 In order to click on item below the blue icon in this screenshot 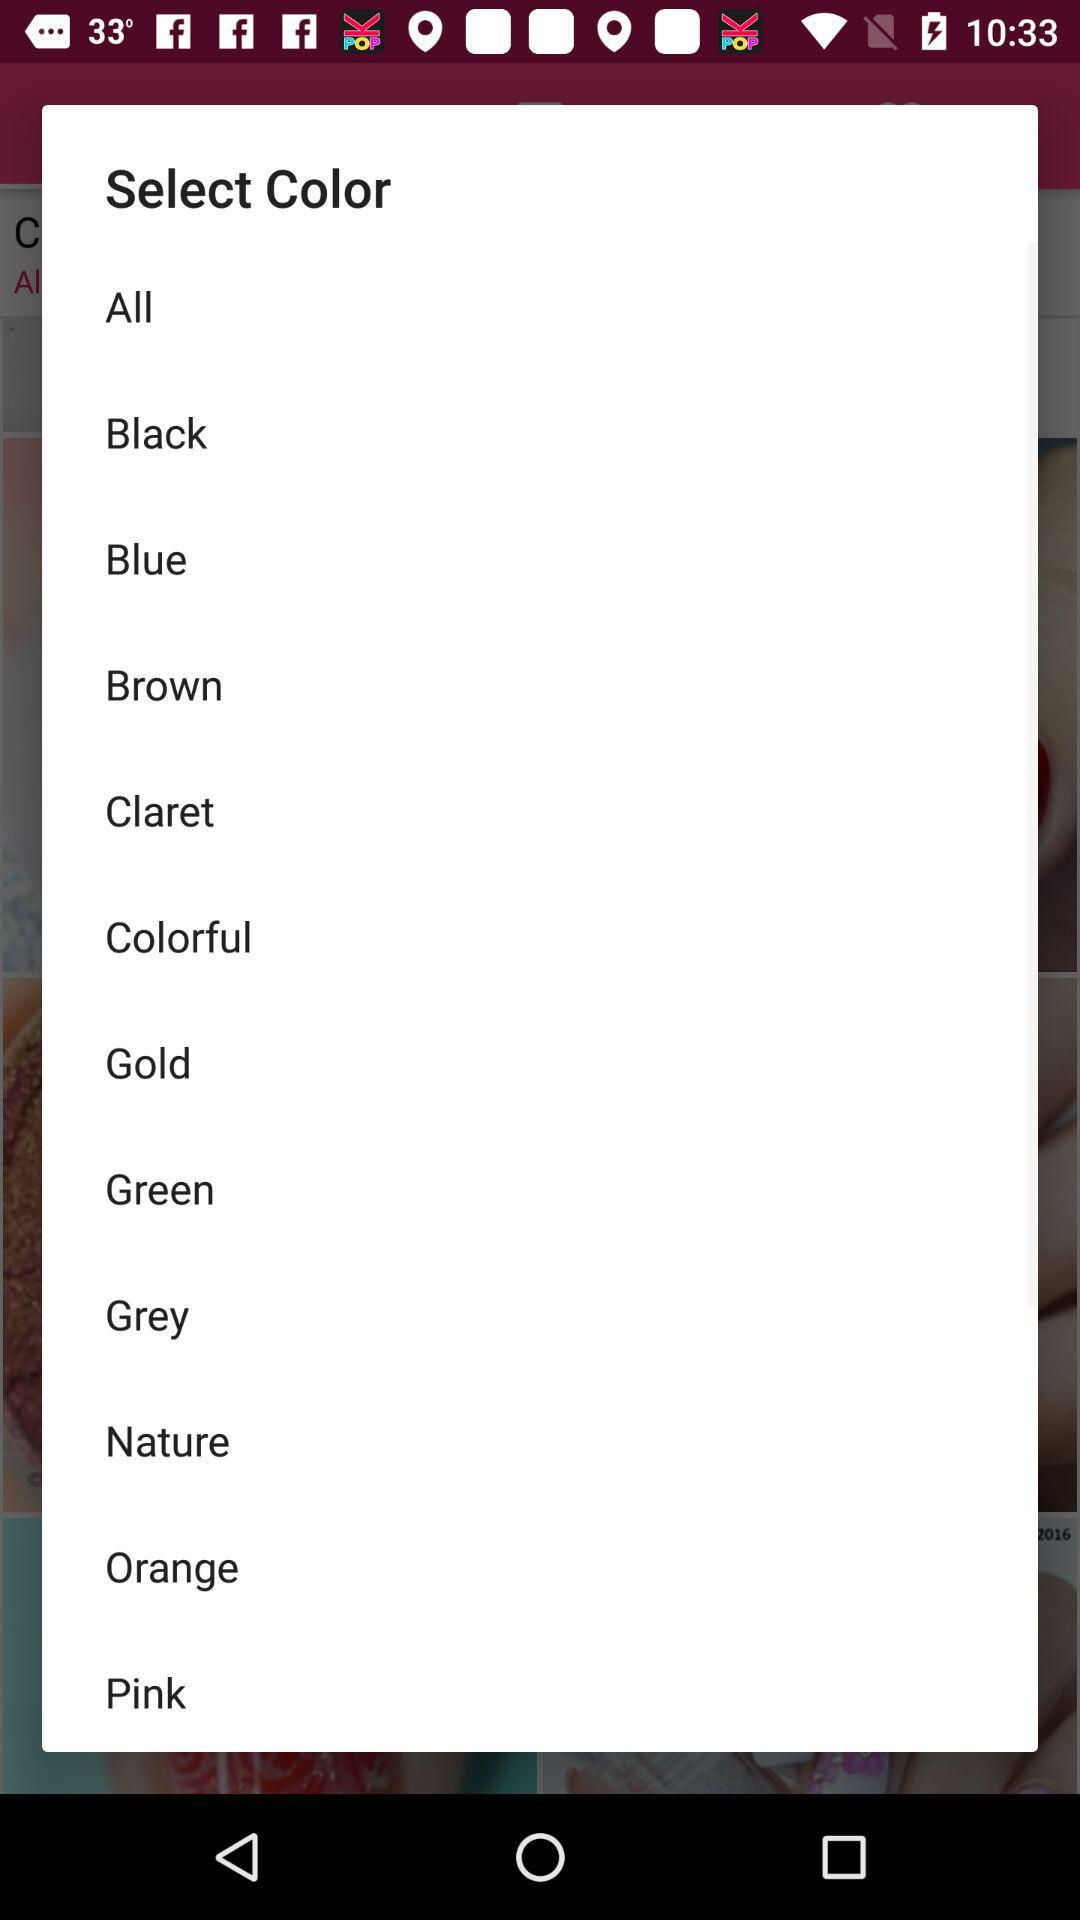, I will do `click(540, 684)`.